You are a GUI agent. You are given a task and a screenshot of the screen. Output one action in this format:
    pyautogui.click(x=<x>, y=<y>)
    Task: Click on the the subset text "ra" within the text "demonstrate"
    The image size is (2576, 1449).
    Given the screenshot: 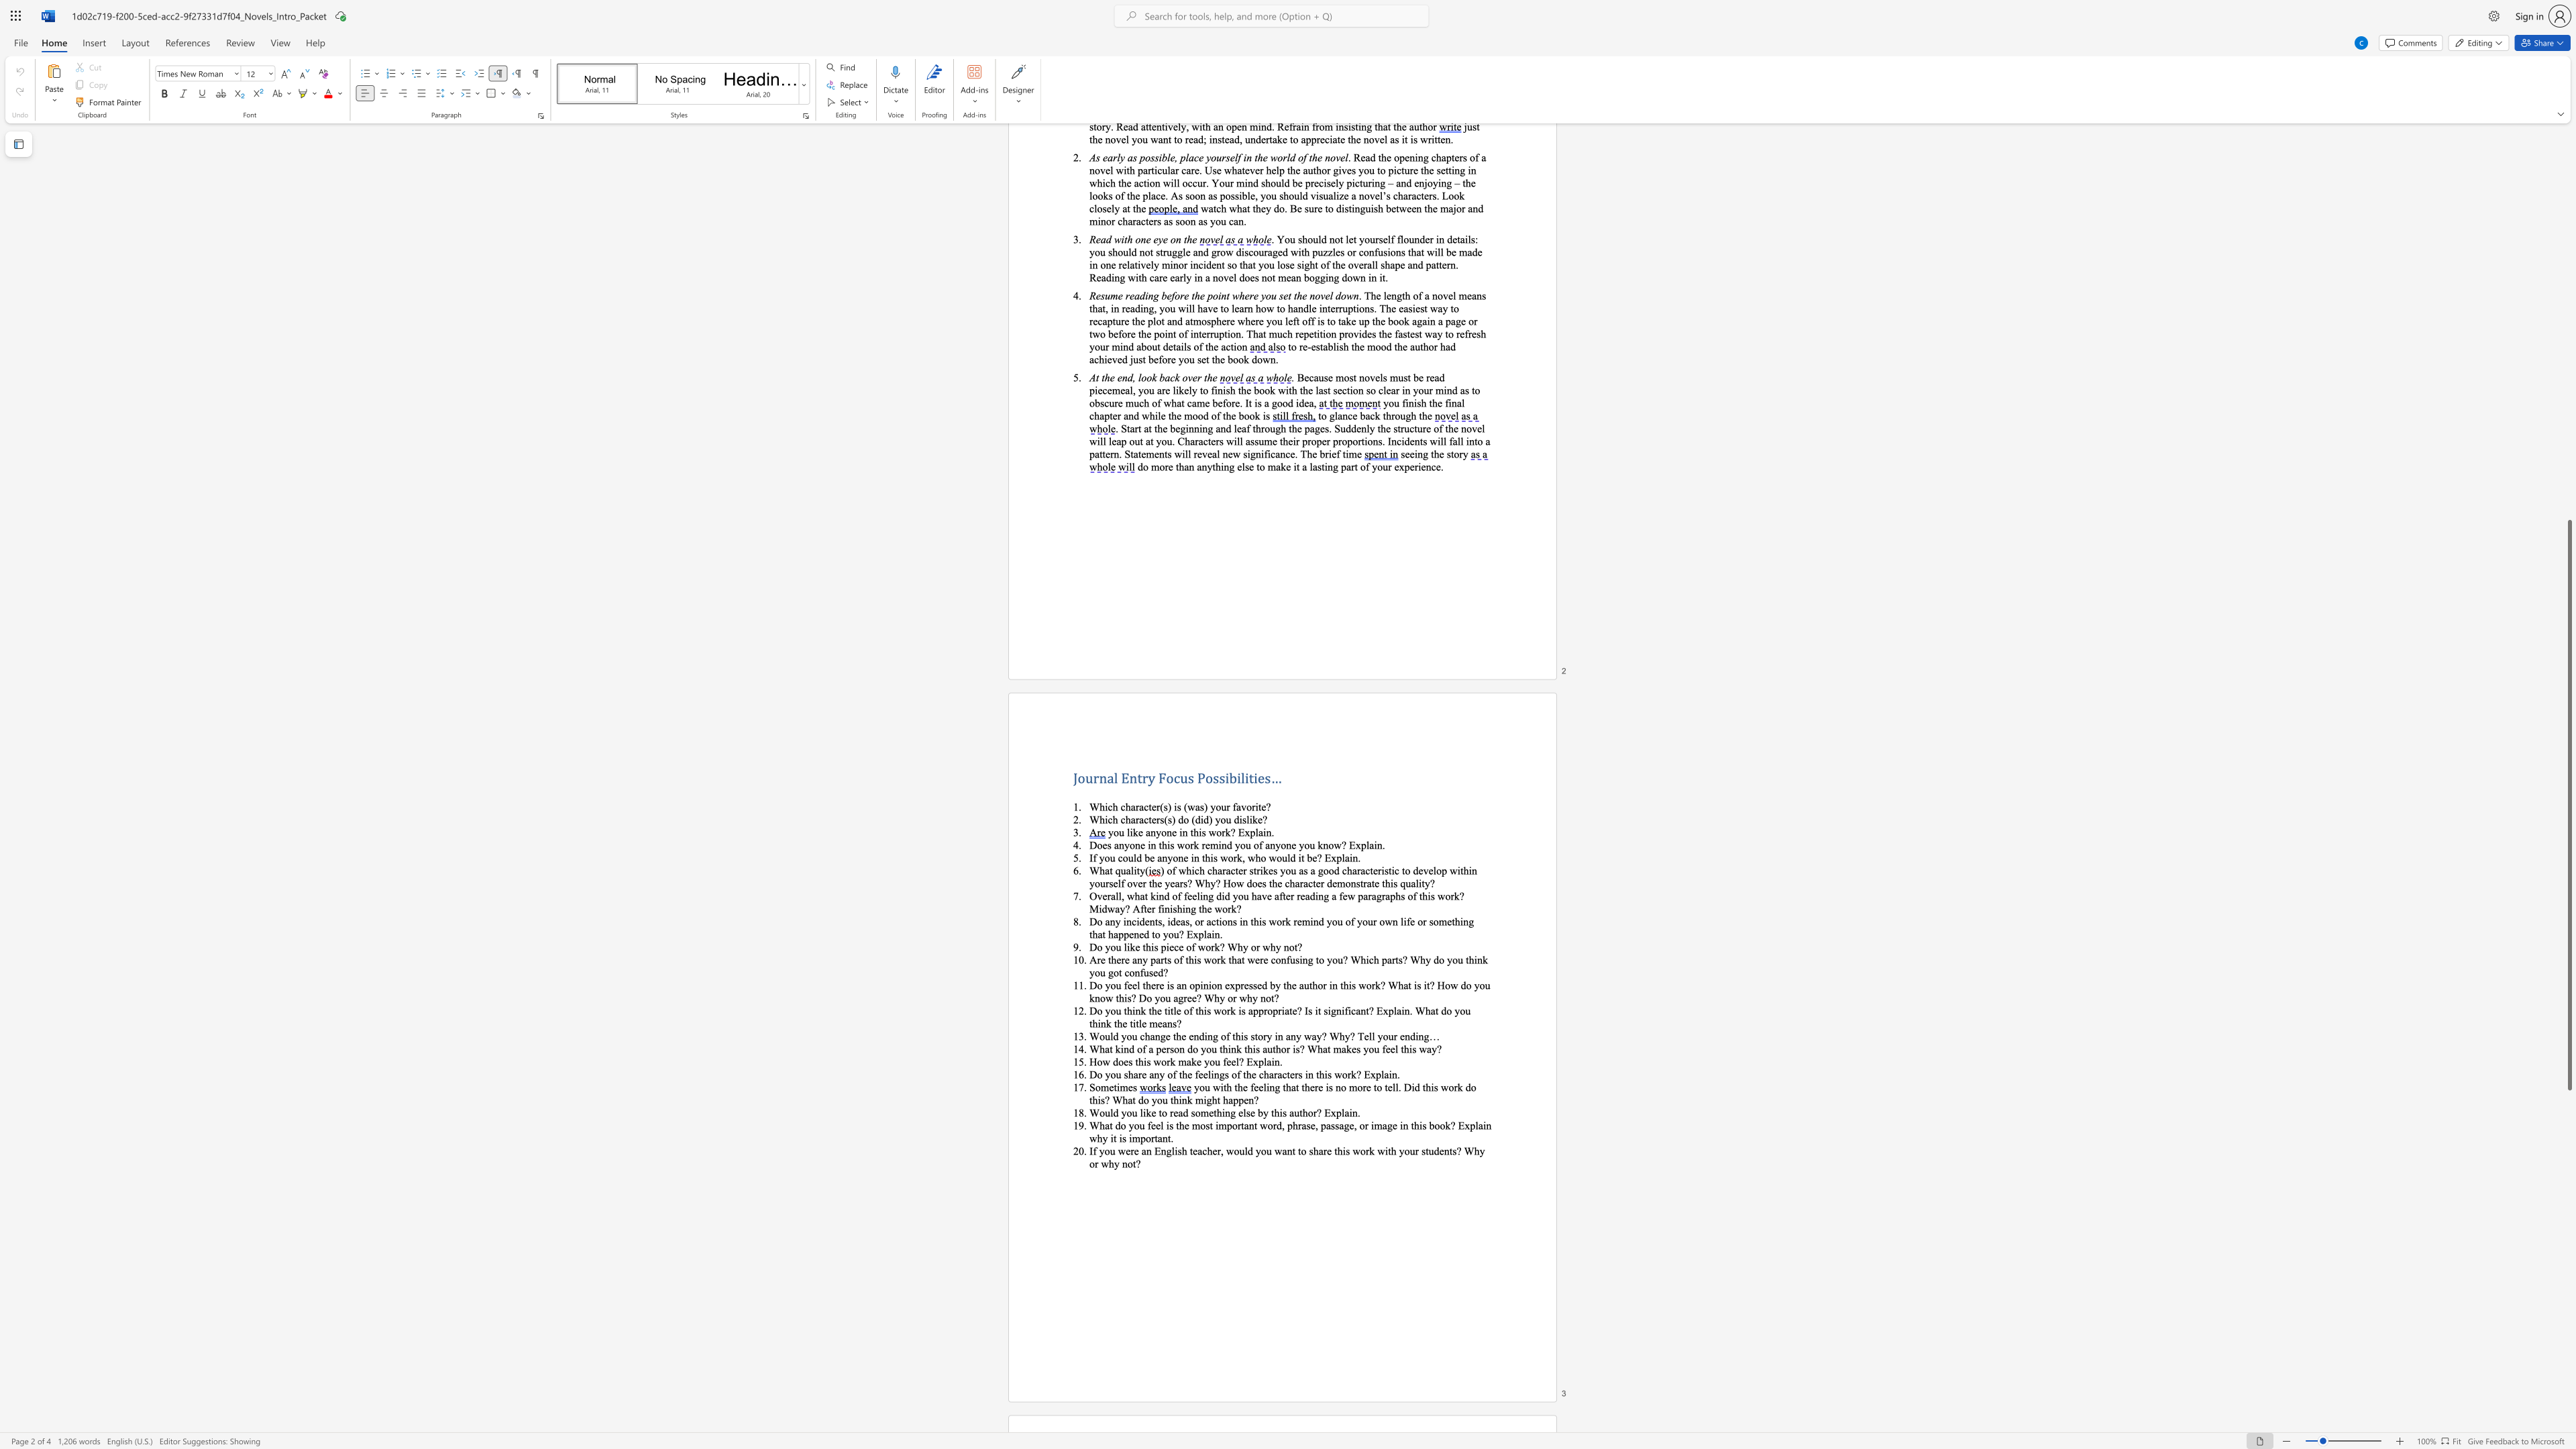 What is the action you would take?
    pyautogui.click(x=1362, y=882)
    